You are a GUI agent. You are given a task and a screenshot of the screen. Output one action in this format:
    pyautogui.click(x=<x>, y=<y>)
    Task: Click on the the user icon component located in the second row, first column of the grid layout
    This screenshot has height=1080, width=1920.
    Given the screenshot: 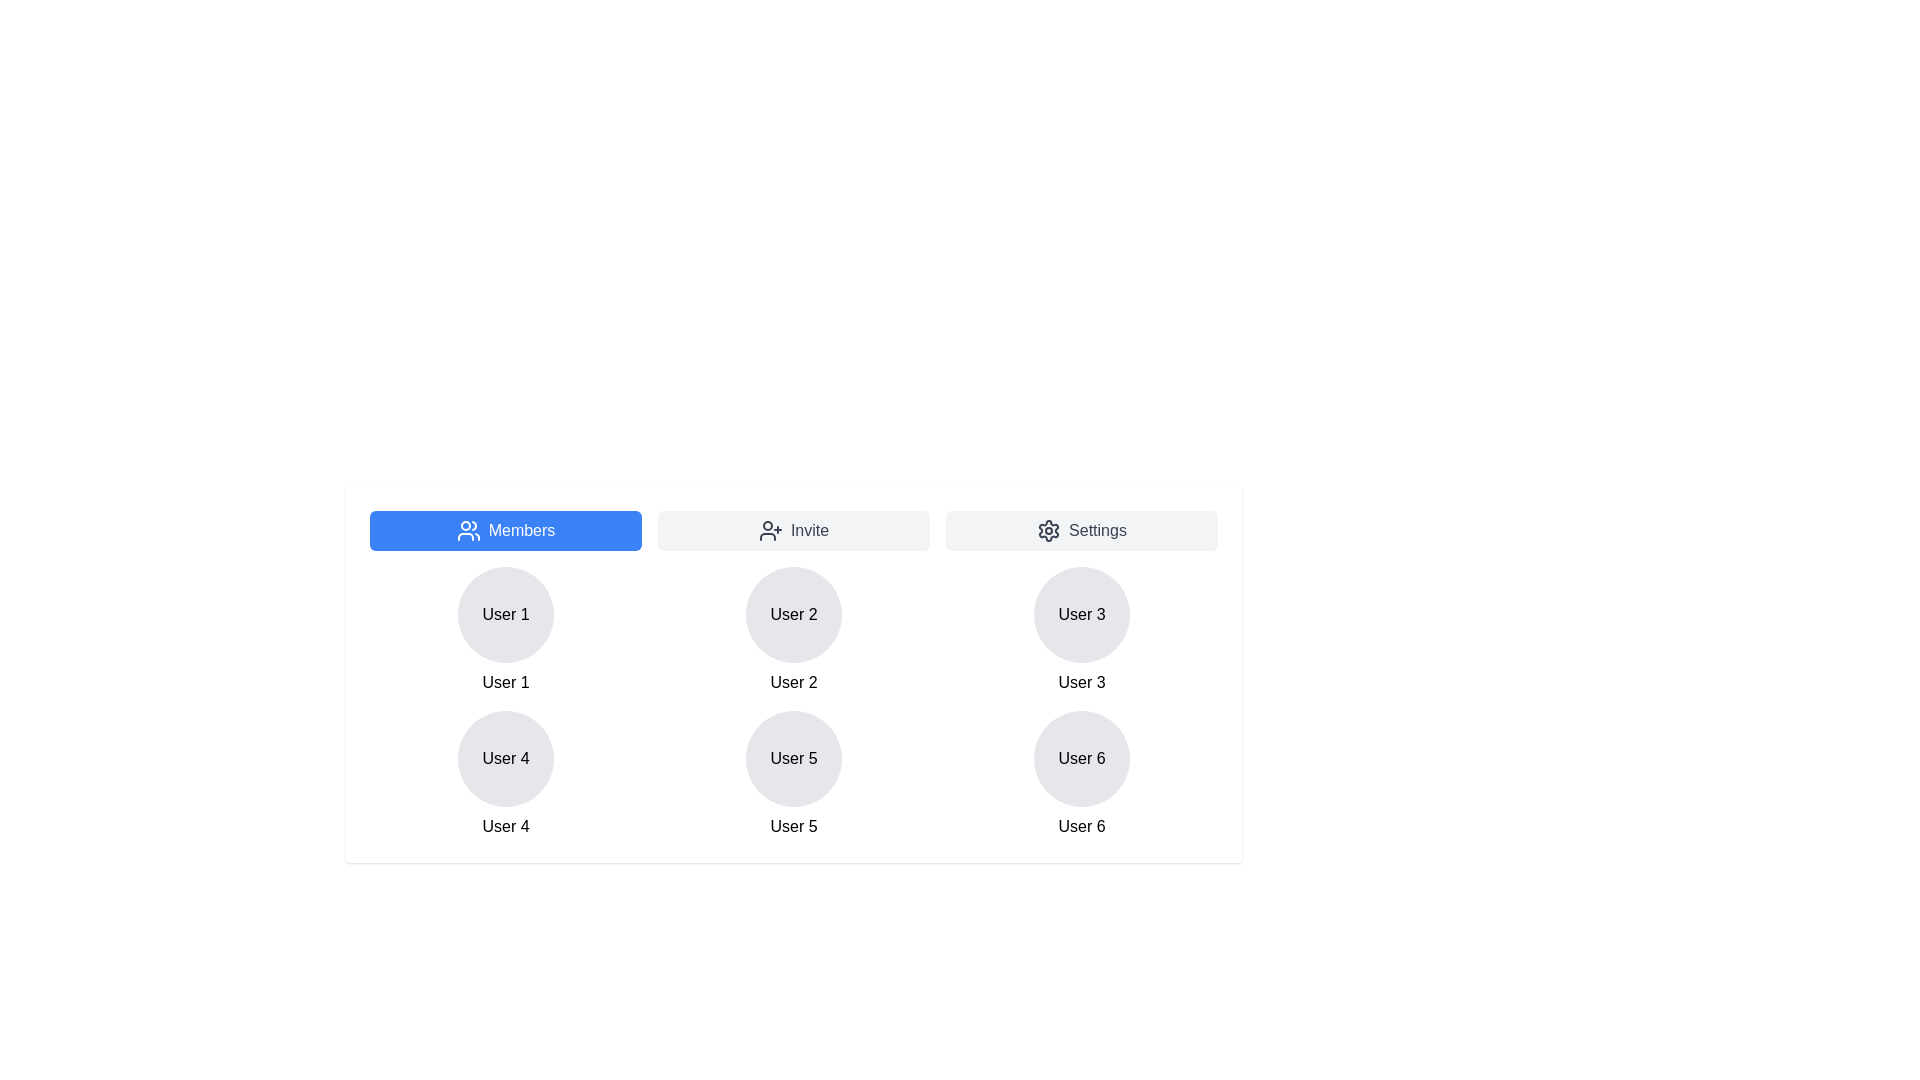 What is the action you would take?
    pyautogui.click(x=505, y=774)
    